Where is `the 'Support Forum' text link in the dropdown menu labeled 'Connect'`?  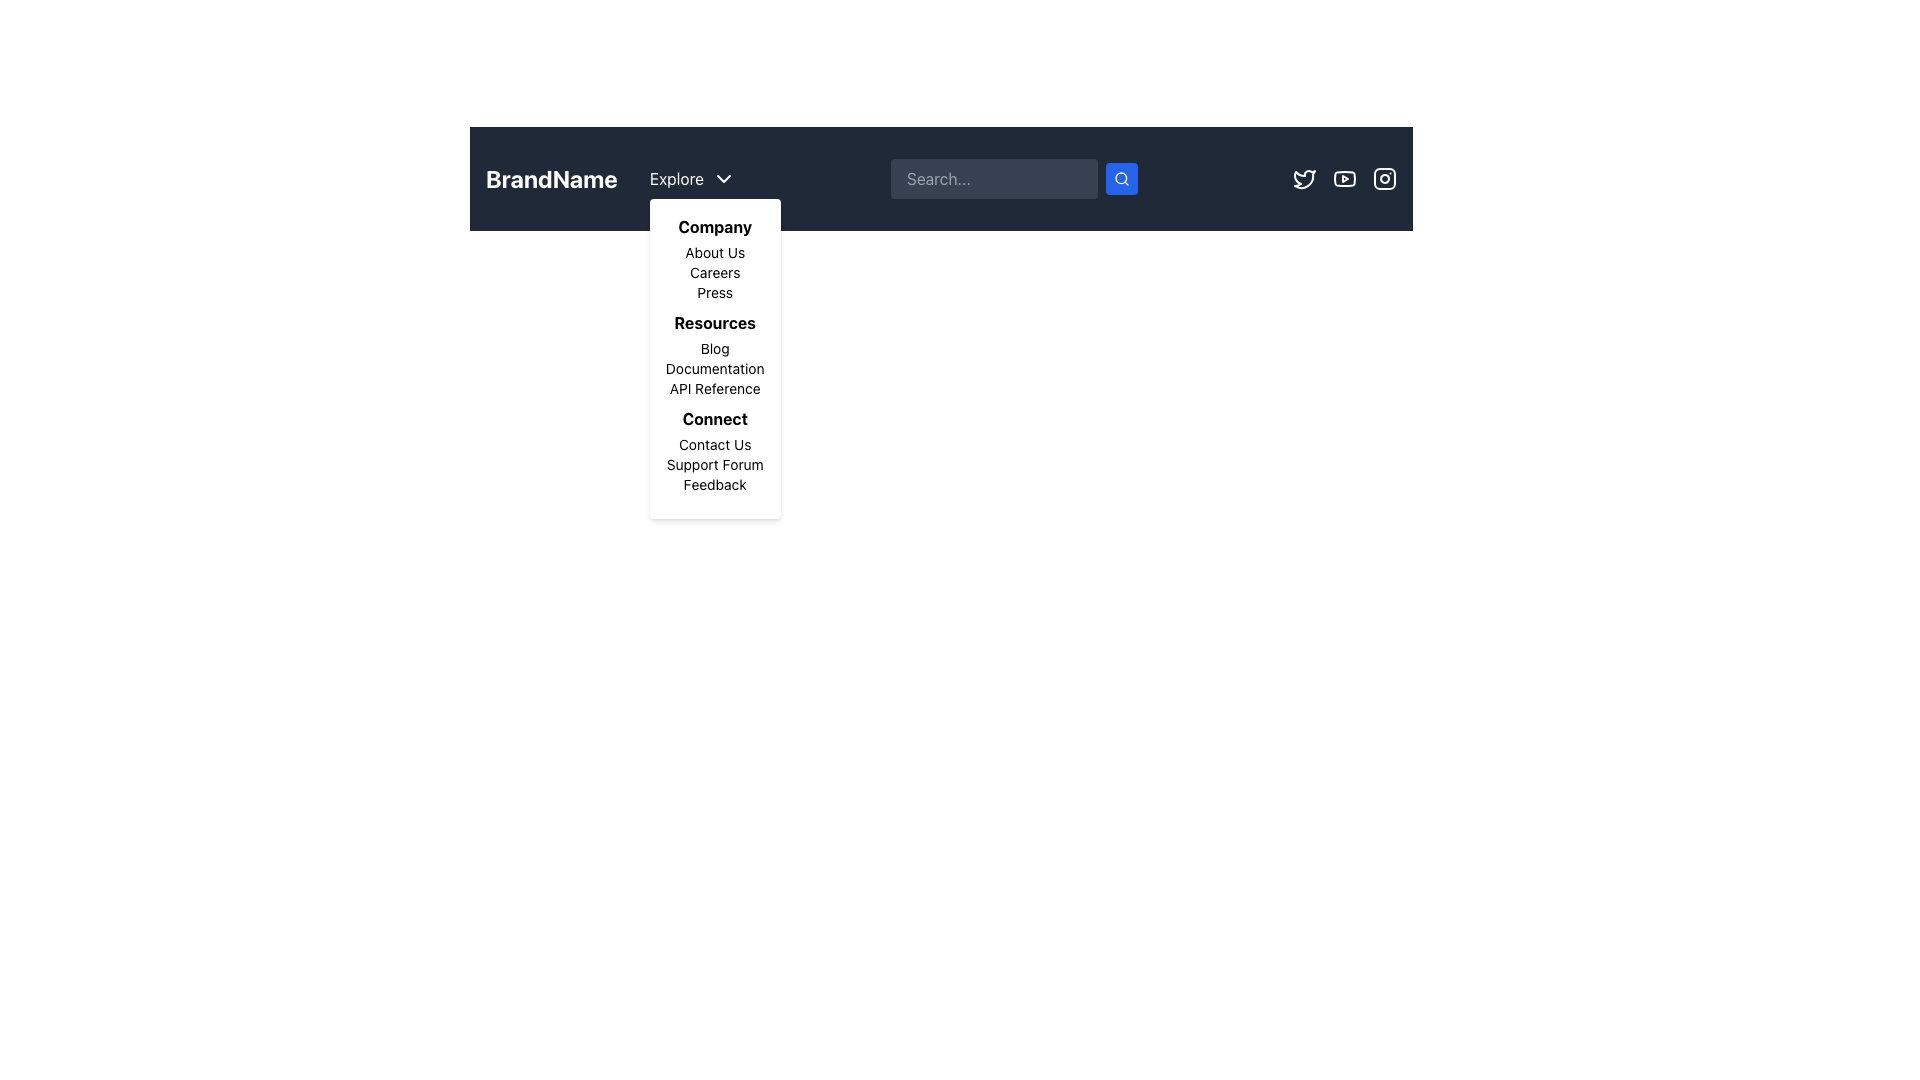
the 'Support Forum' text link in the dropdown menu labeled 'Connect' is located at coordinates (715, 465).